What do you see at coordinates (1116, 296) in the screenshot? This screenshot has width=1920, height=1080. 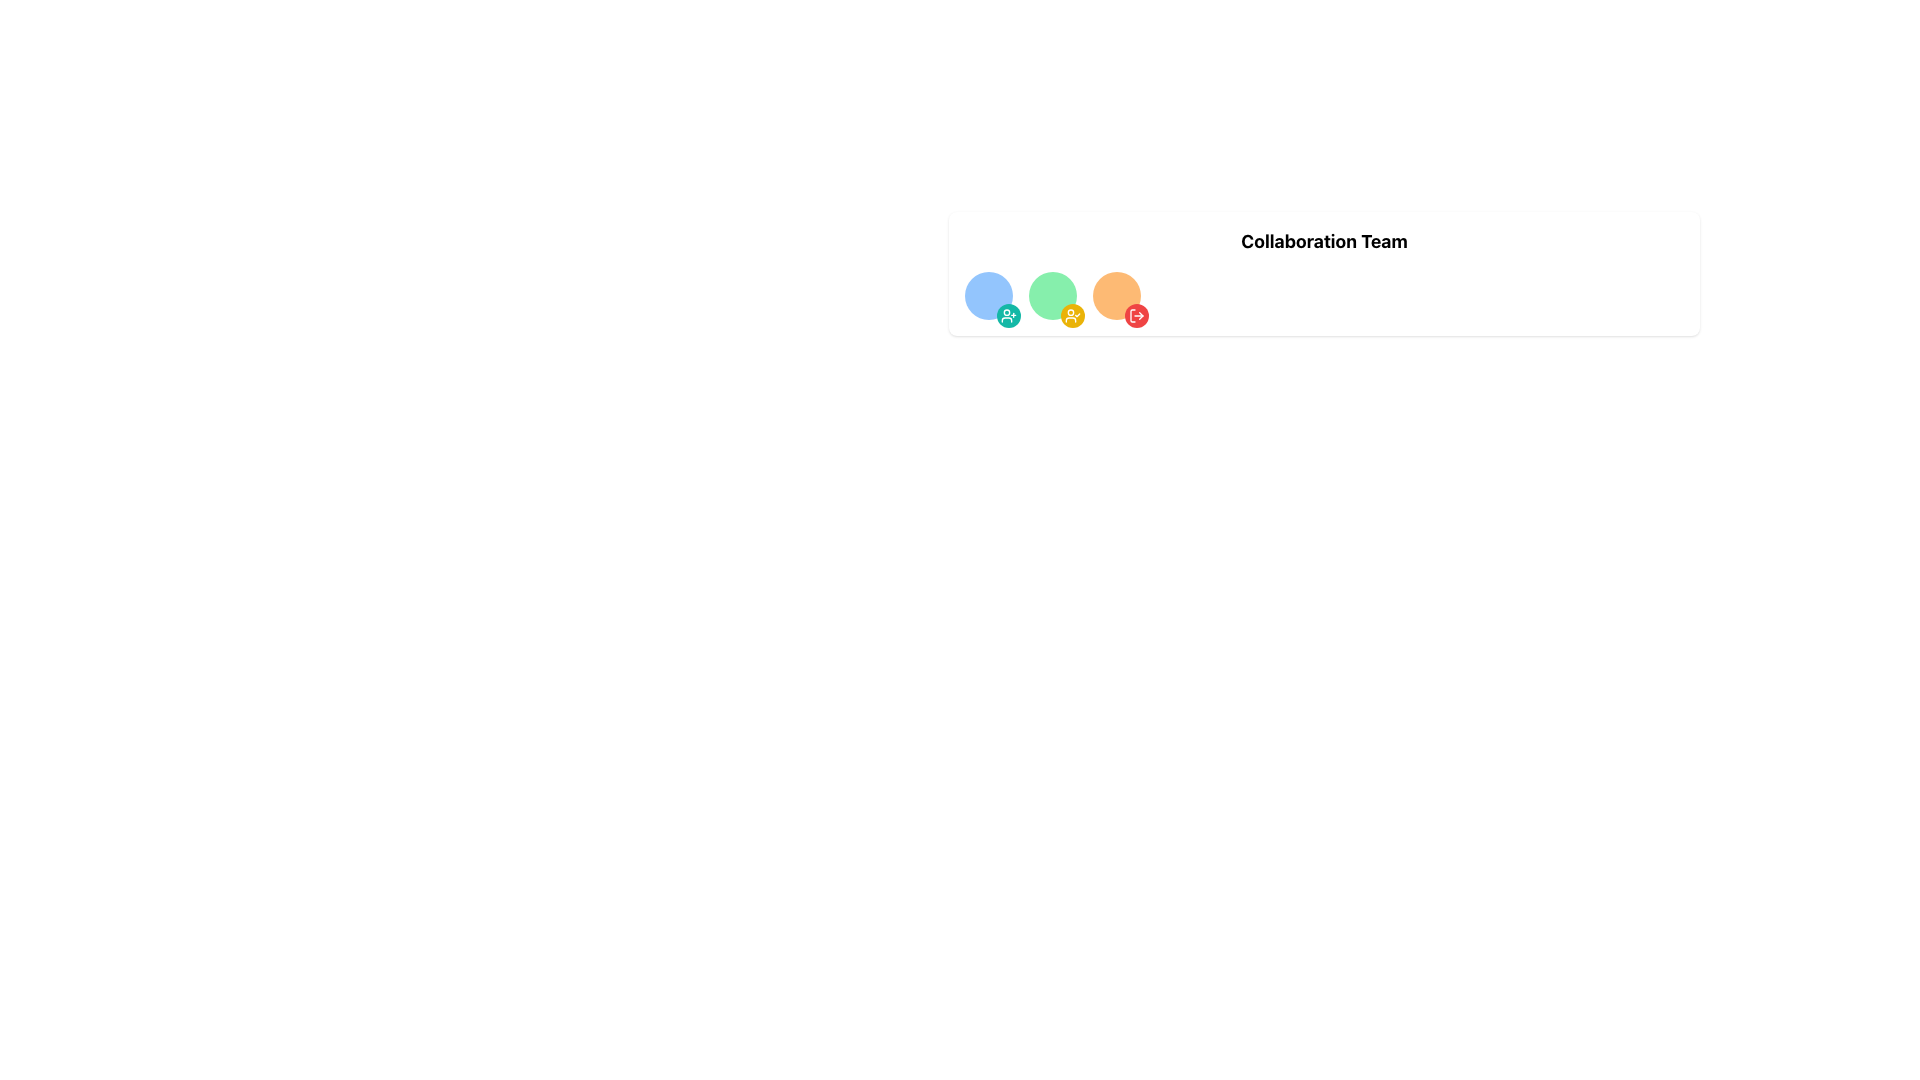 I see `the orange circular icon with a red badge containing a white log-out symbol, which is the fourth icon from the left in the row of similar icons, to log out or trigger a related action` at bounding box center [1116, 296].